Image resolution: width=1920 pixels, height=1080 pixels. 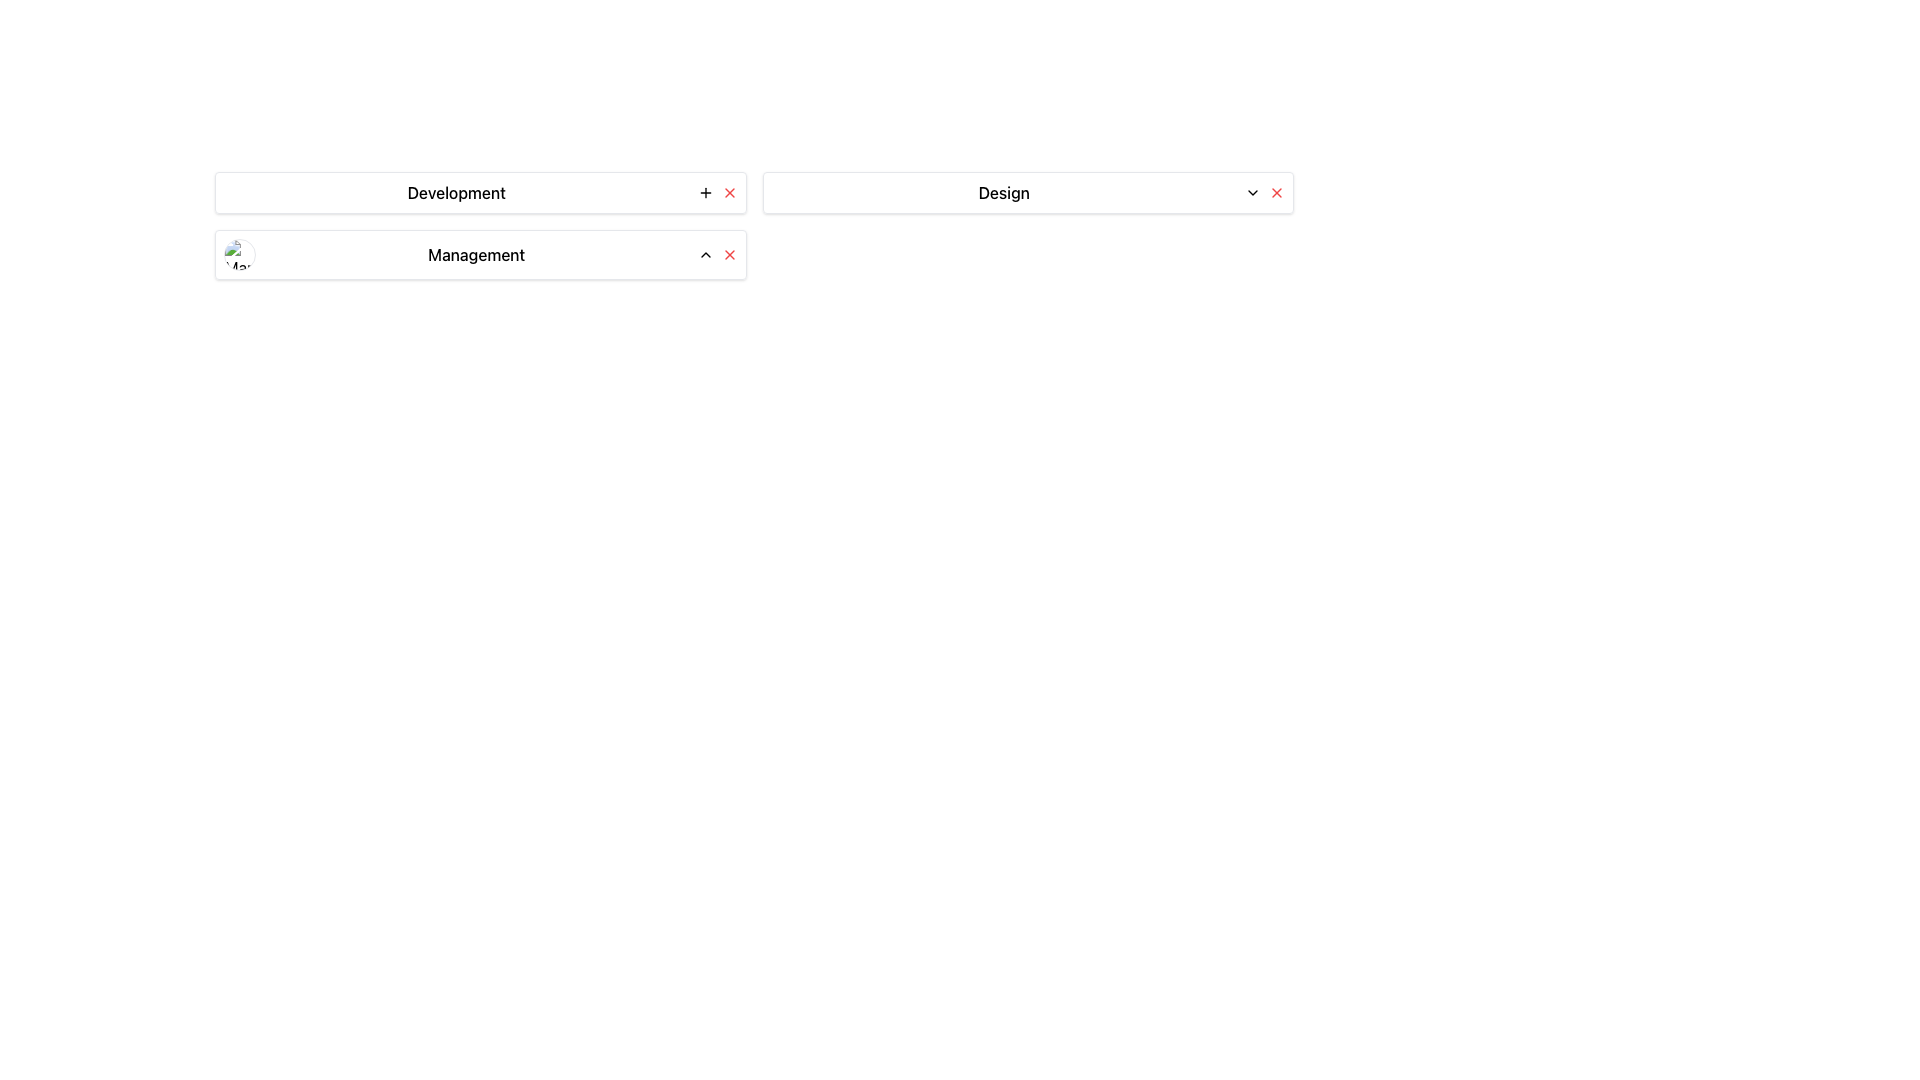 What do you see at coordinates (728, 192) in the screenshot?
I see `the red cross icon located on the right side of the 'Development' box to observe a color change effect` at bounding box center [728, 192].